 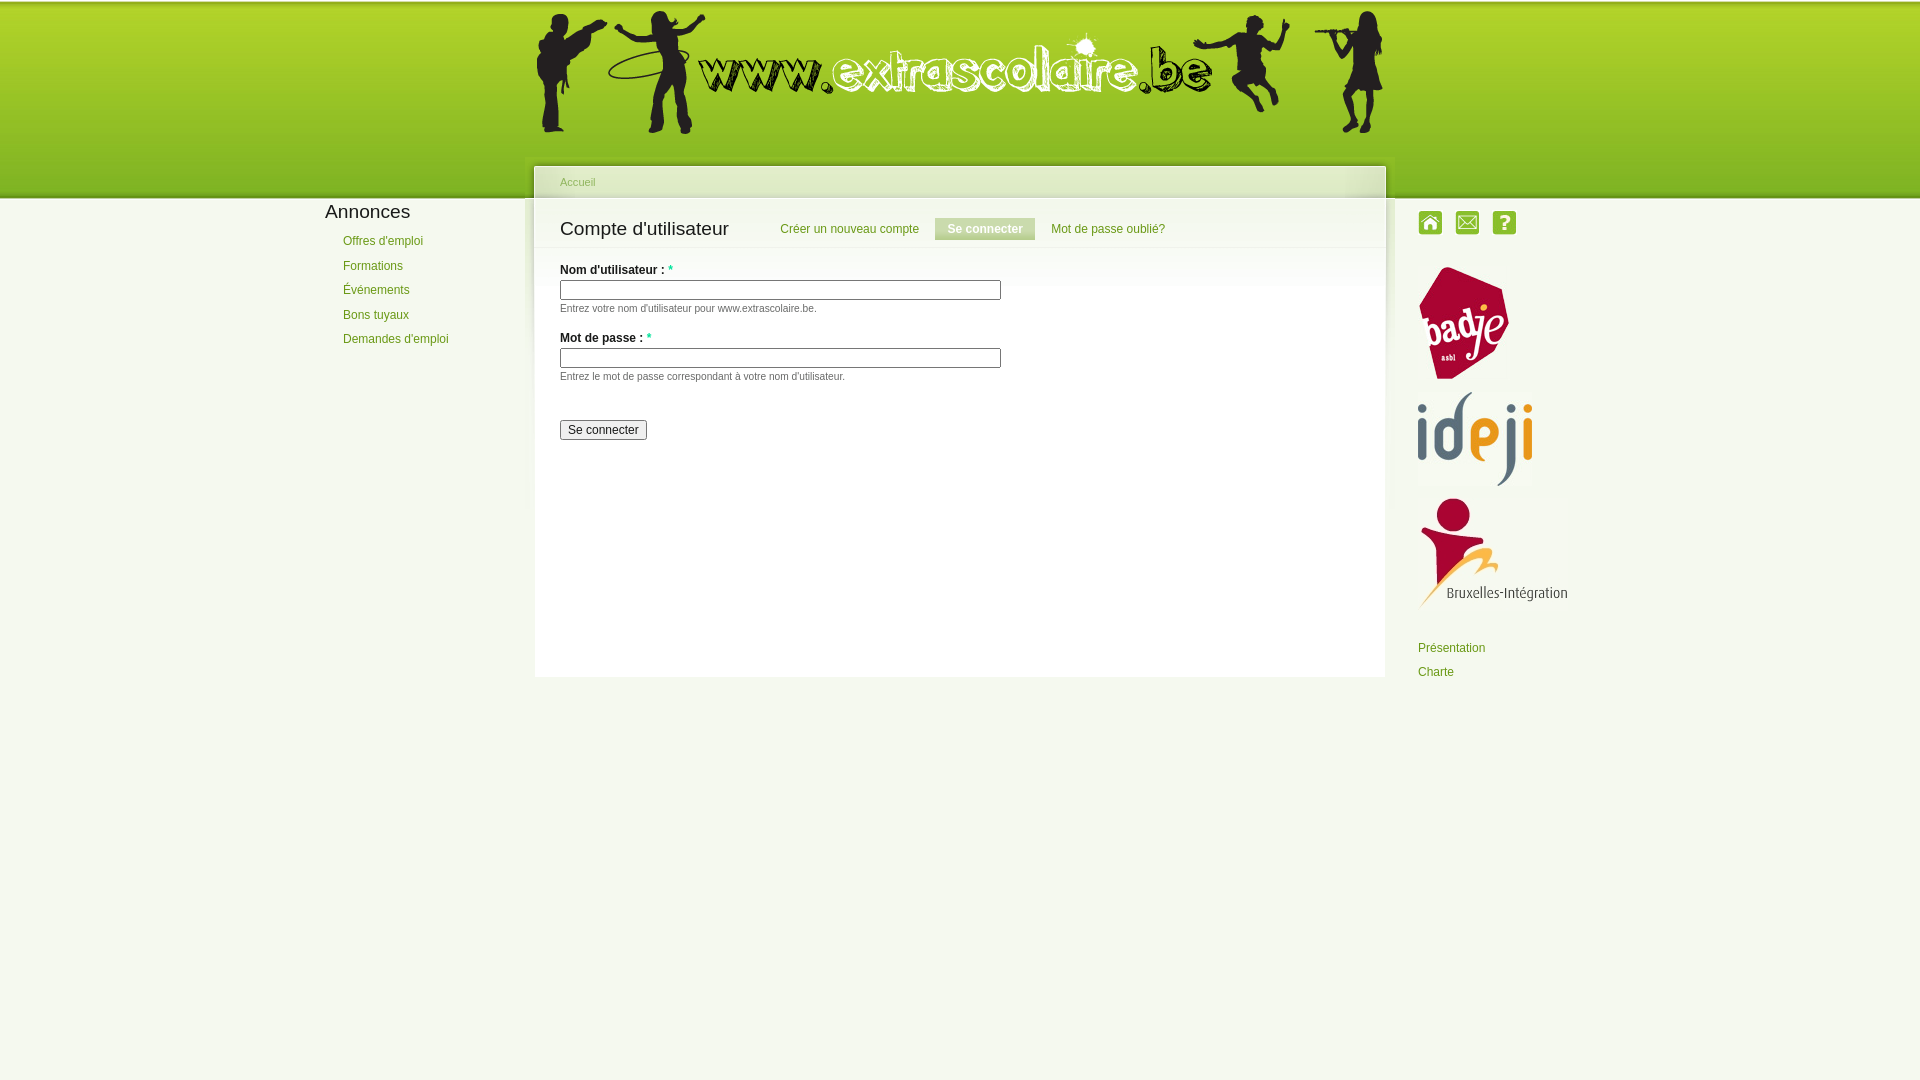 I want to click on 'Demandes d'emploi', so click(x=430, y=338).